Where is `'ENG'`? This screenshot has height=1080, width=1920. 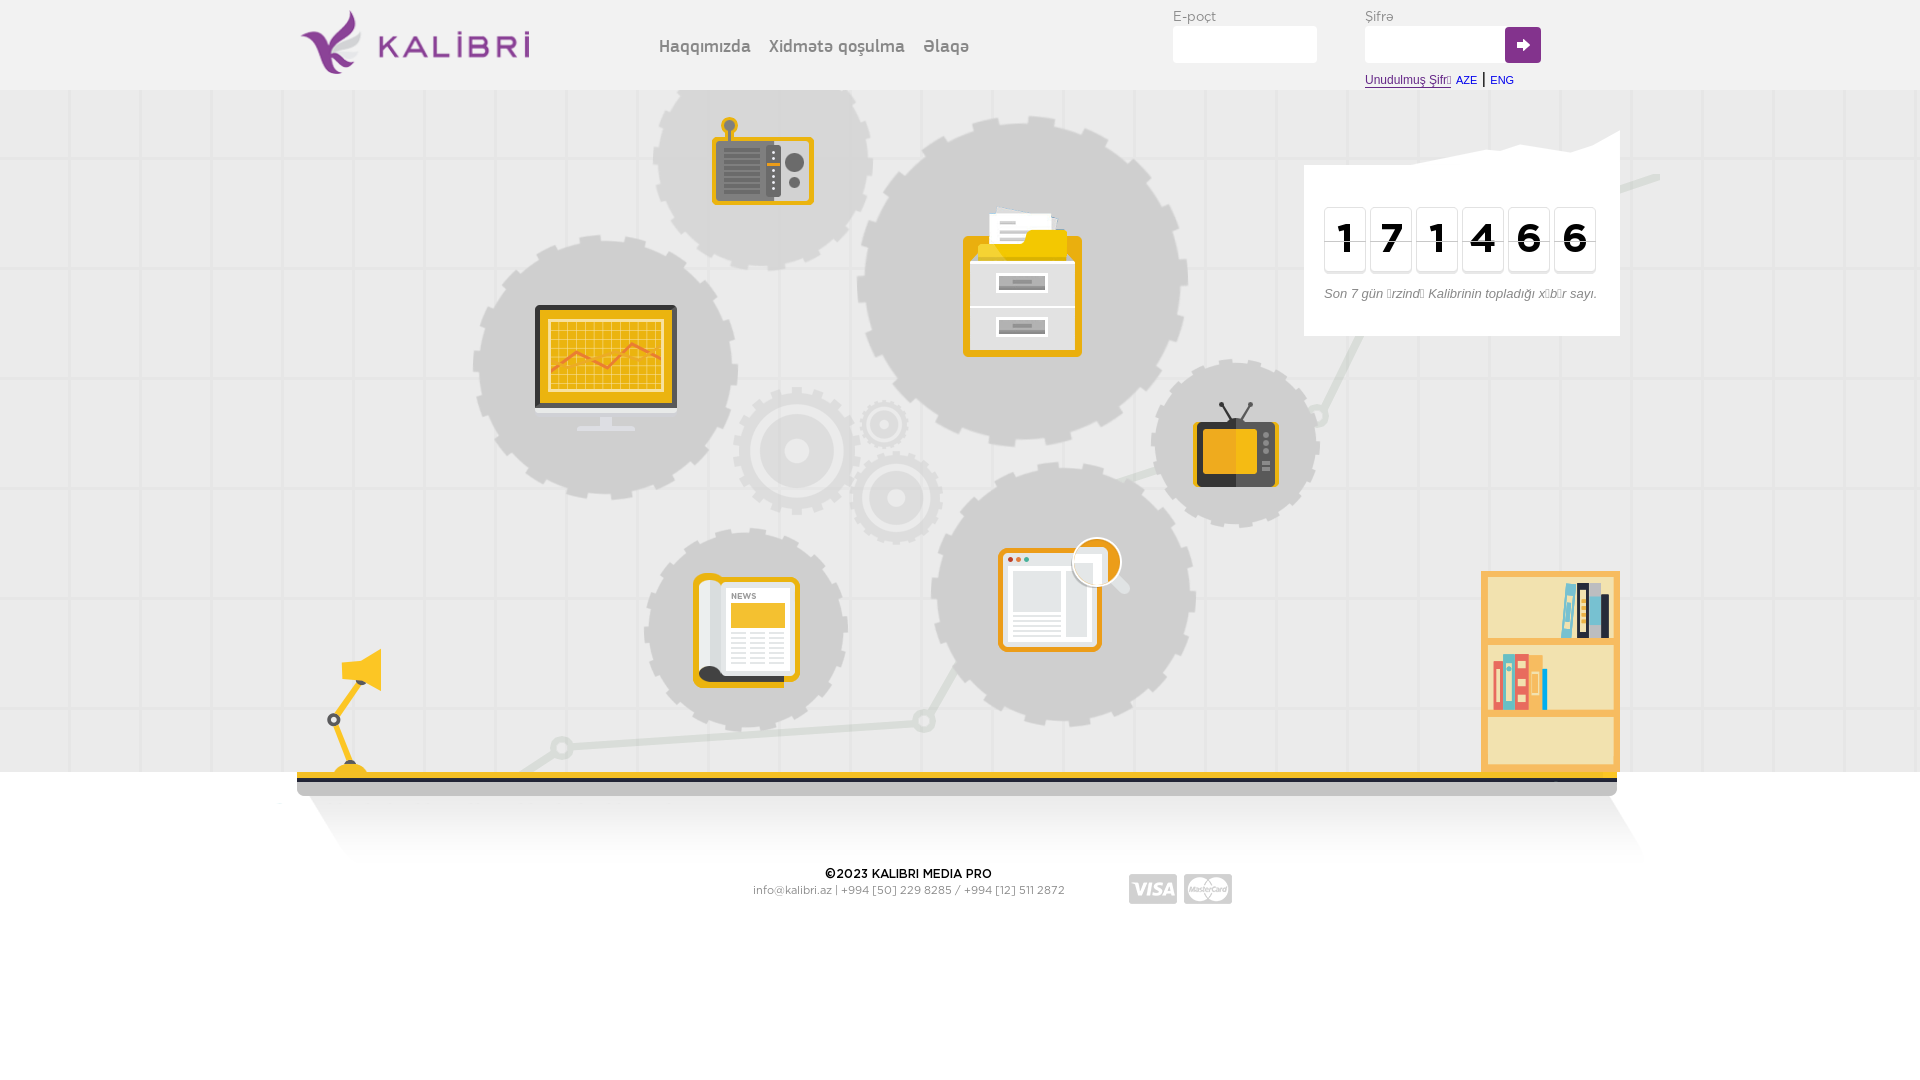
'ENG' is located at coordinates (1502, 79).